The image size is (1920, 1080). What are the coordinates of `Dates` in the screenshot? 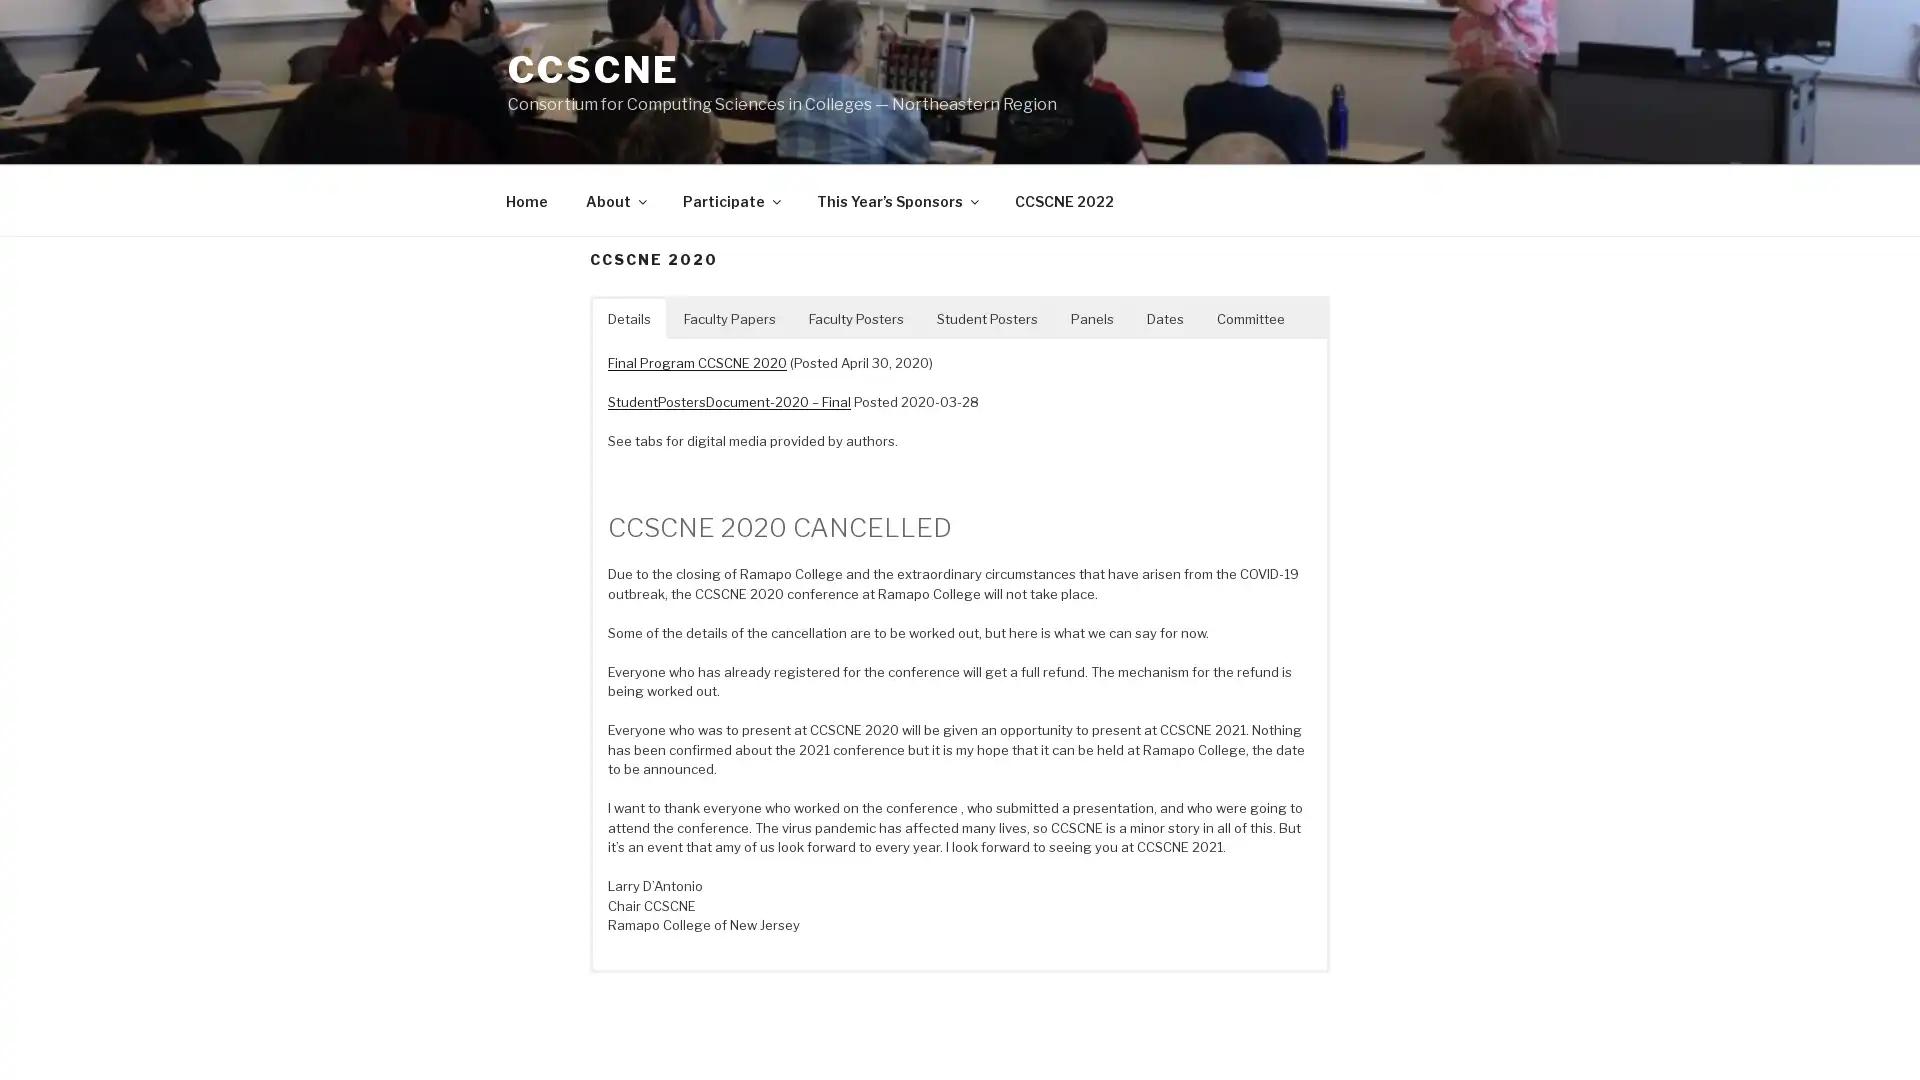 It's located at (1165, 316).